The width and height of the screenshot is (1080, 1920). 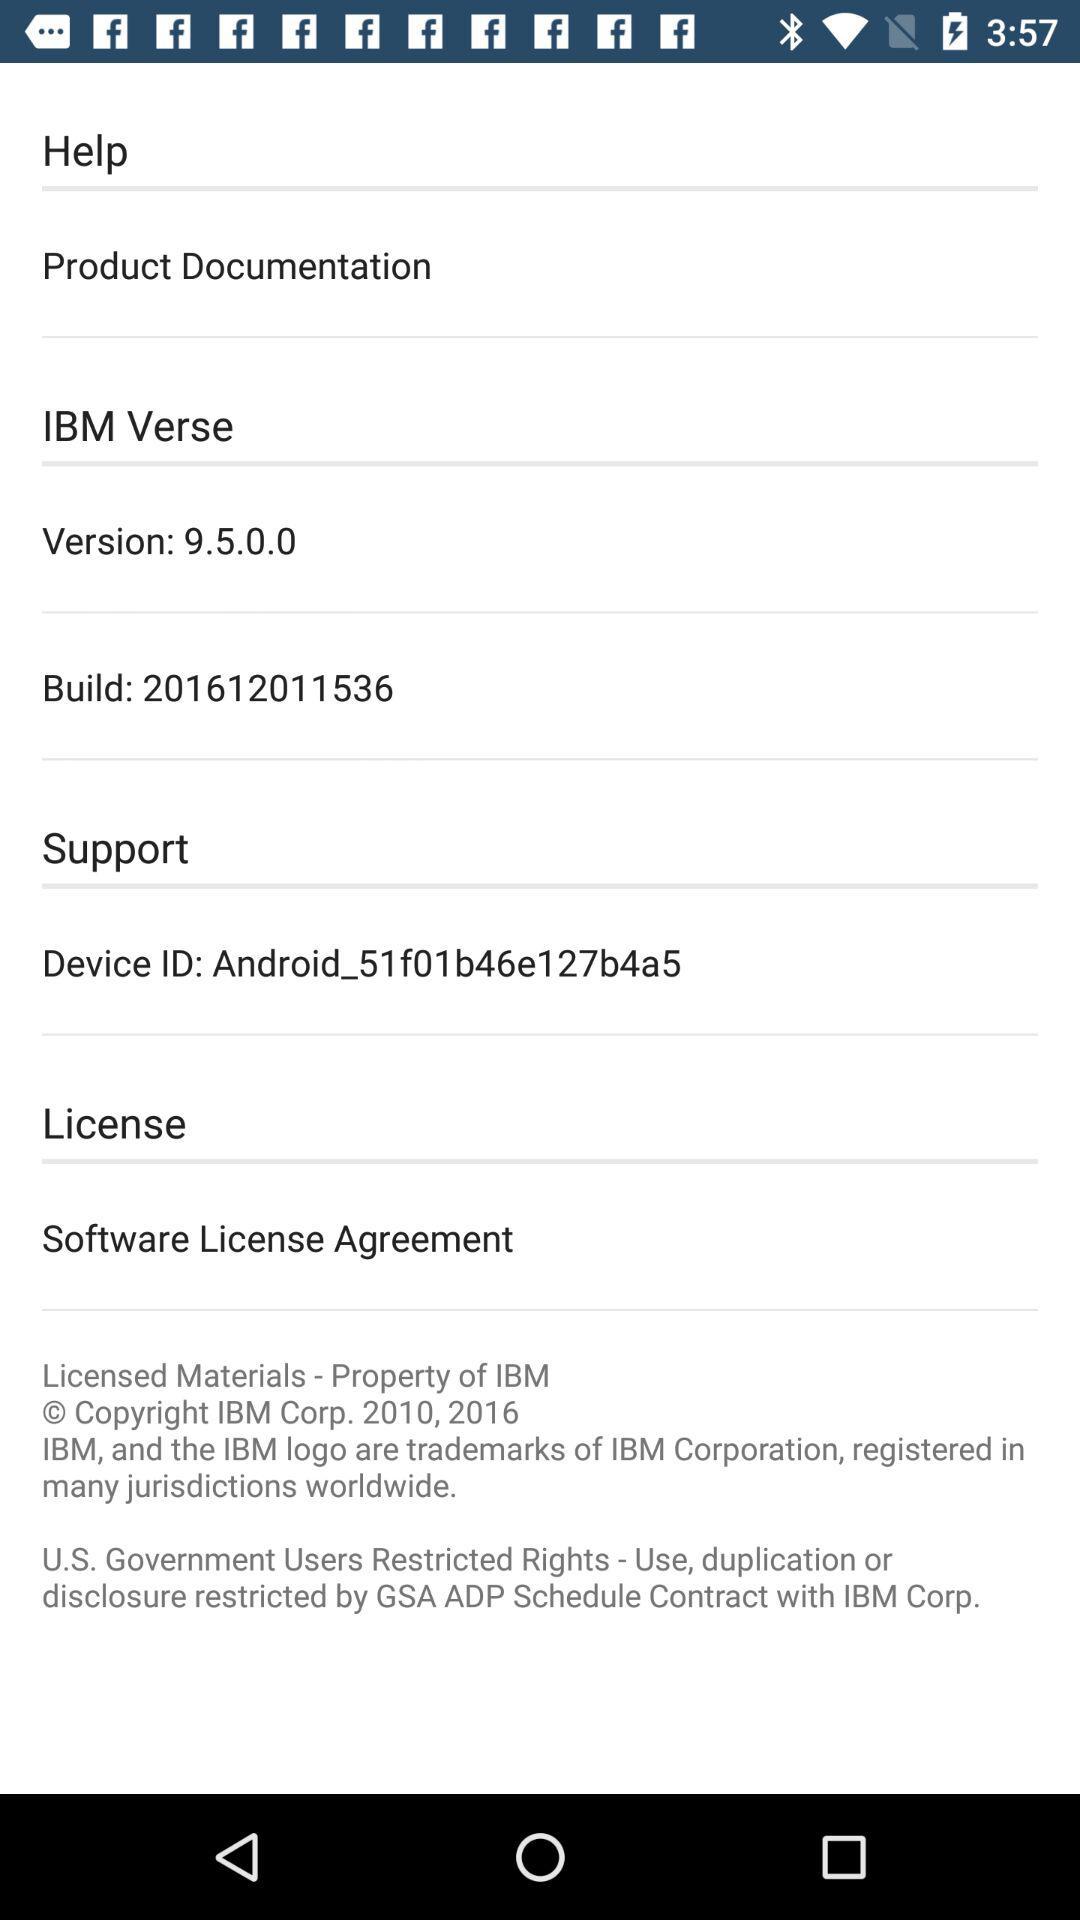 What do you see at coordinates (540, 263) in the screenshot?
I see `icon above the ibm verse item` at bounding box center [540, 263].